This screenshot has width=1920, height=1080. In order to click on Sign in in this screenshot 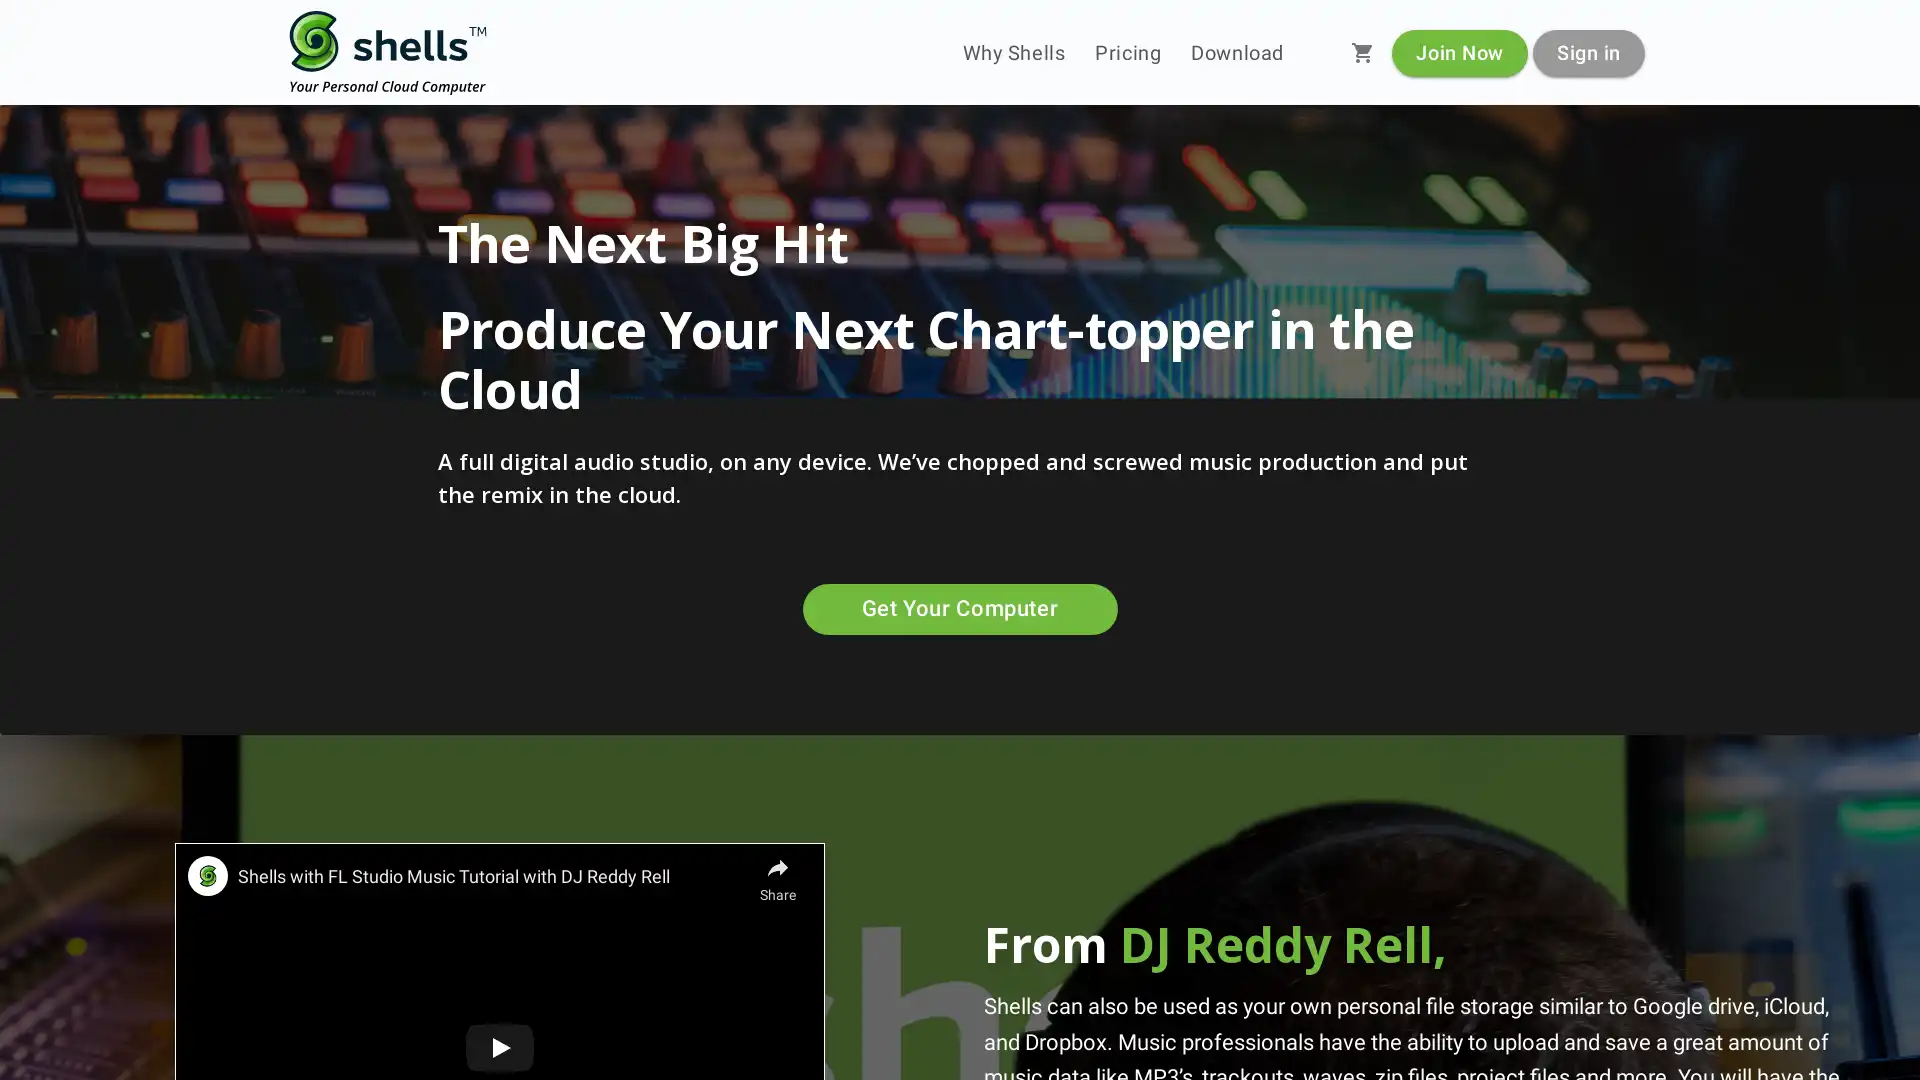, I will do `click(1587, 51)`.